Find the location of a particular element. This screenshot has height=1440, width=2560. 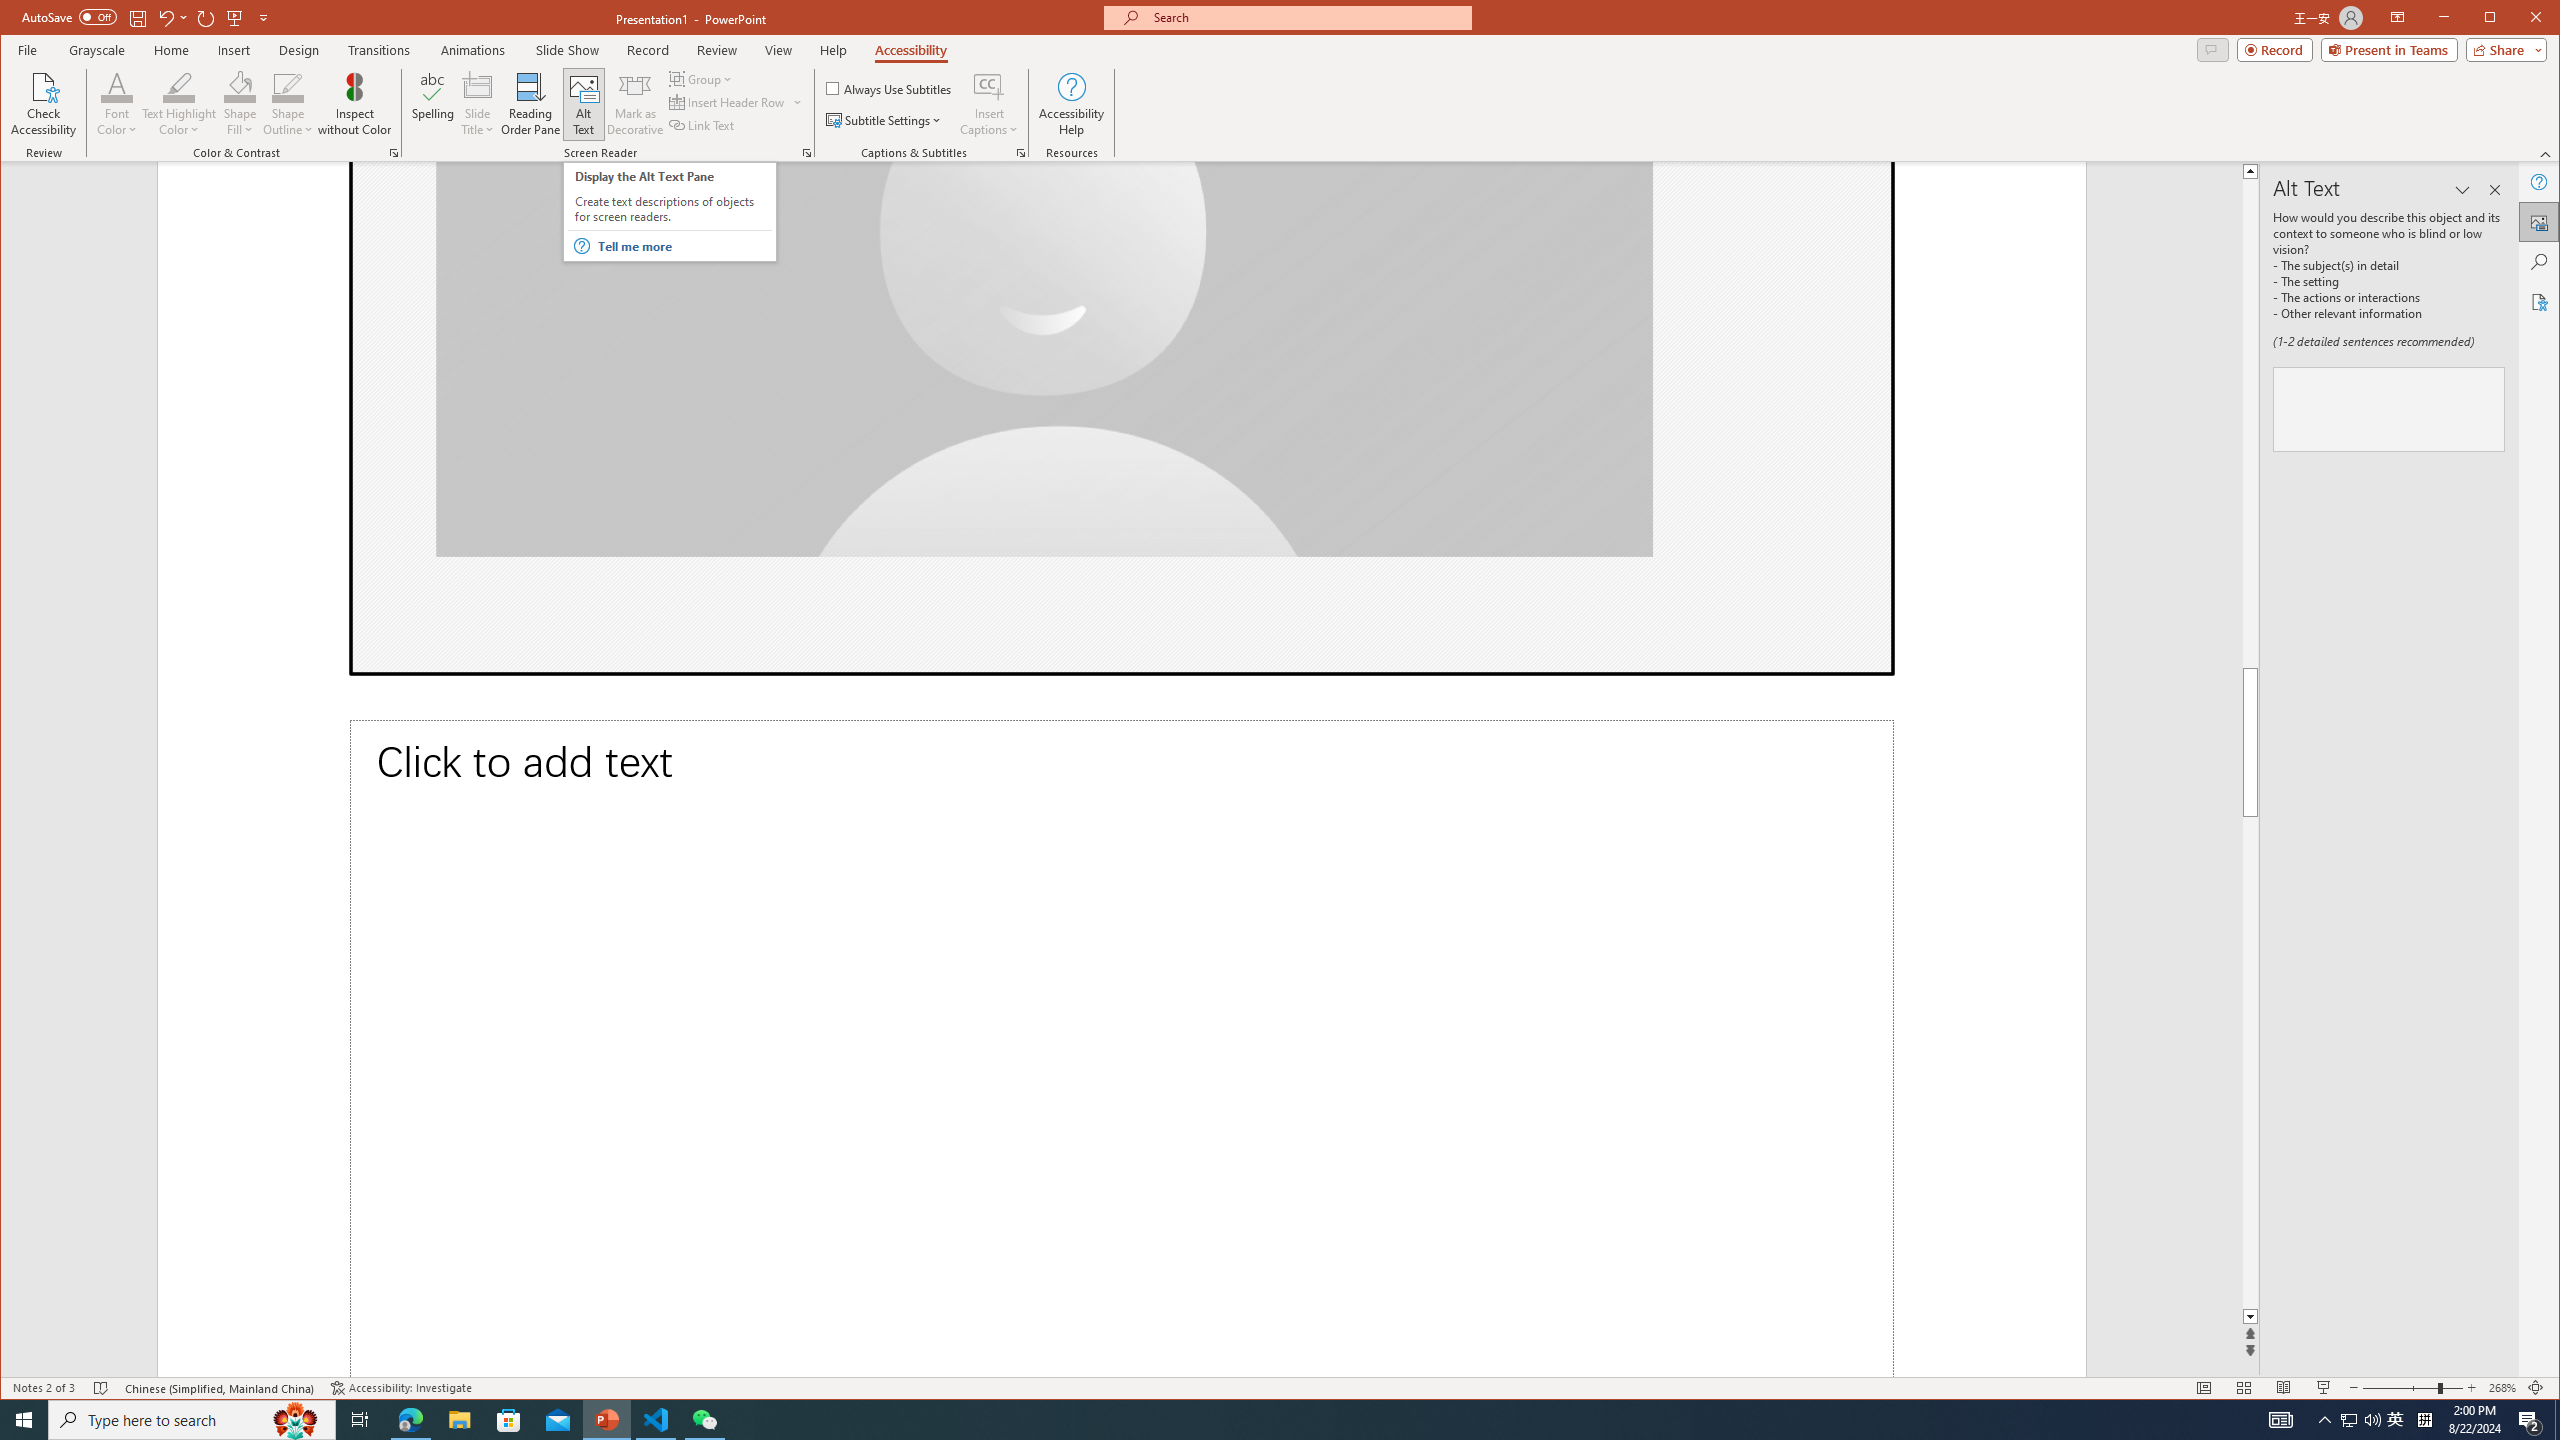

'Screen Reader' is located at coordinates (806, 153).